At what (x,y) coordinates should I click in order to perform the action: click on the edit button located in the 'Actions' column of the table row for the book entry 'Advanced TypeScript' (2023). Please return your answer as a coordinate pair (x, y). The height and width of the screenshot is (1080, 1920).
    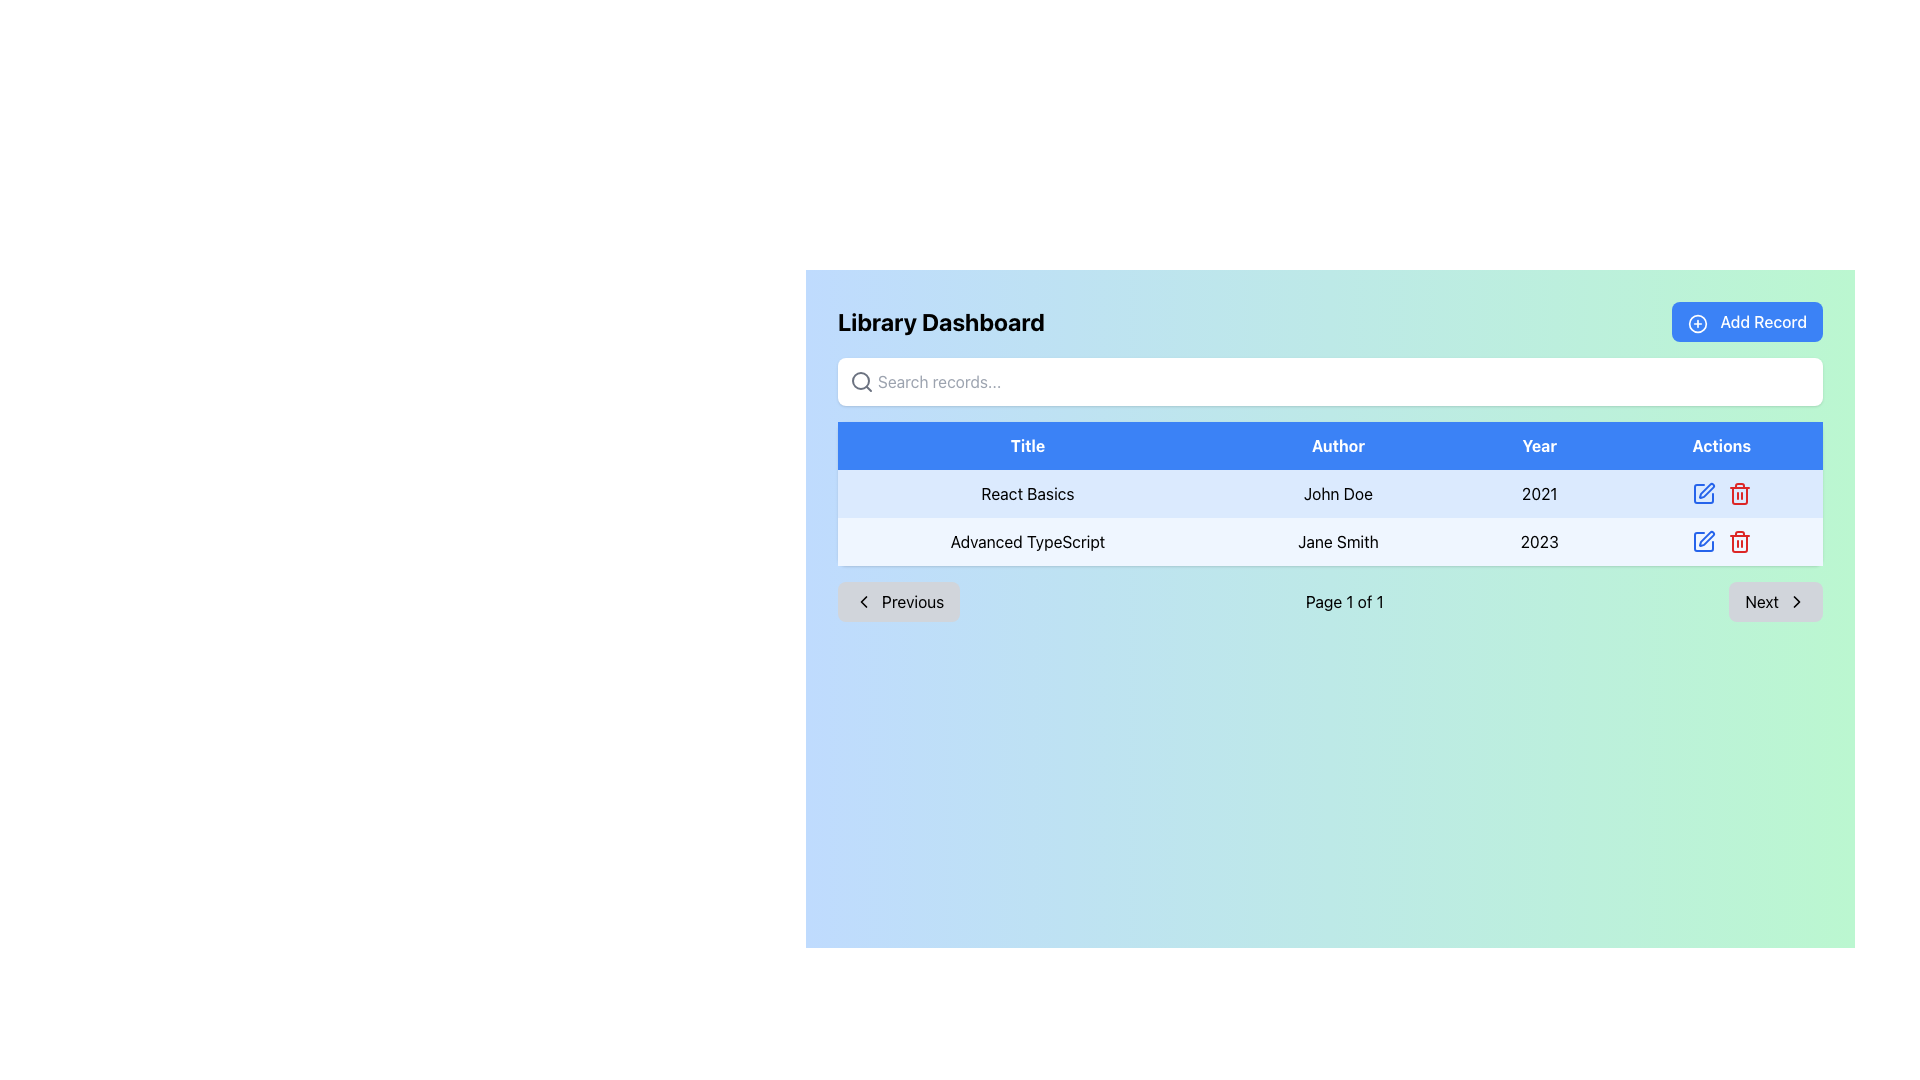
    Looking at the image, I should click on (1720, 542).